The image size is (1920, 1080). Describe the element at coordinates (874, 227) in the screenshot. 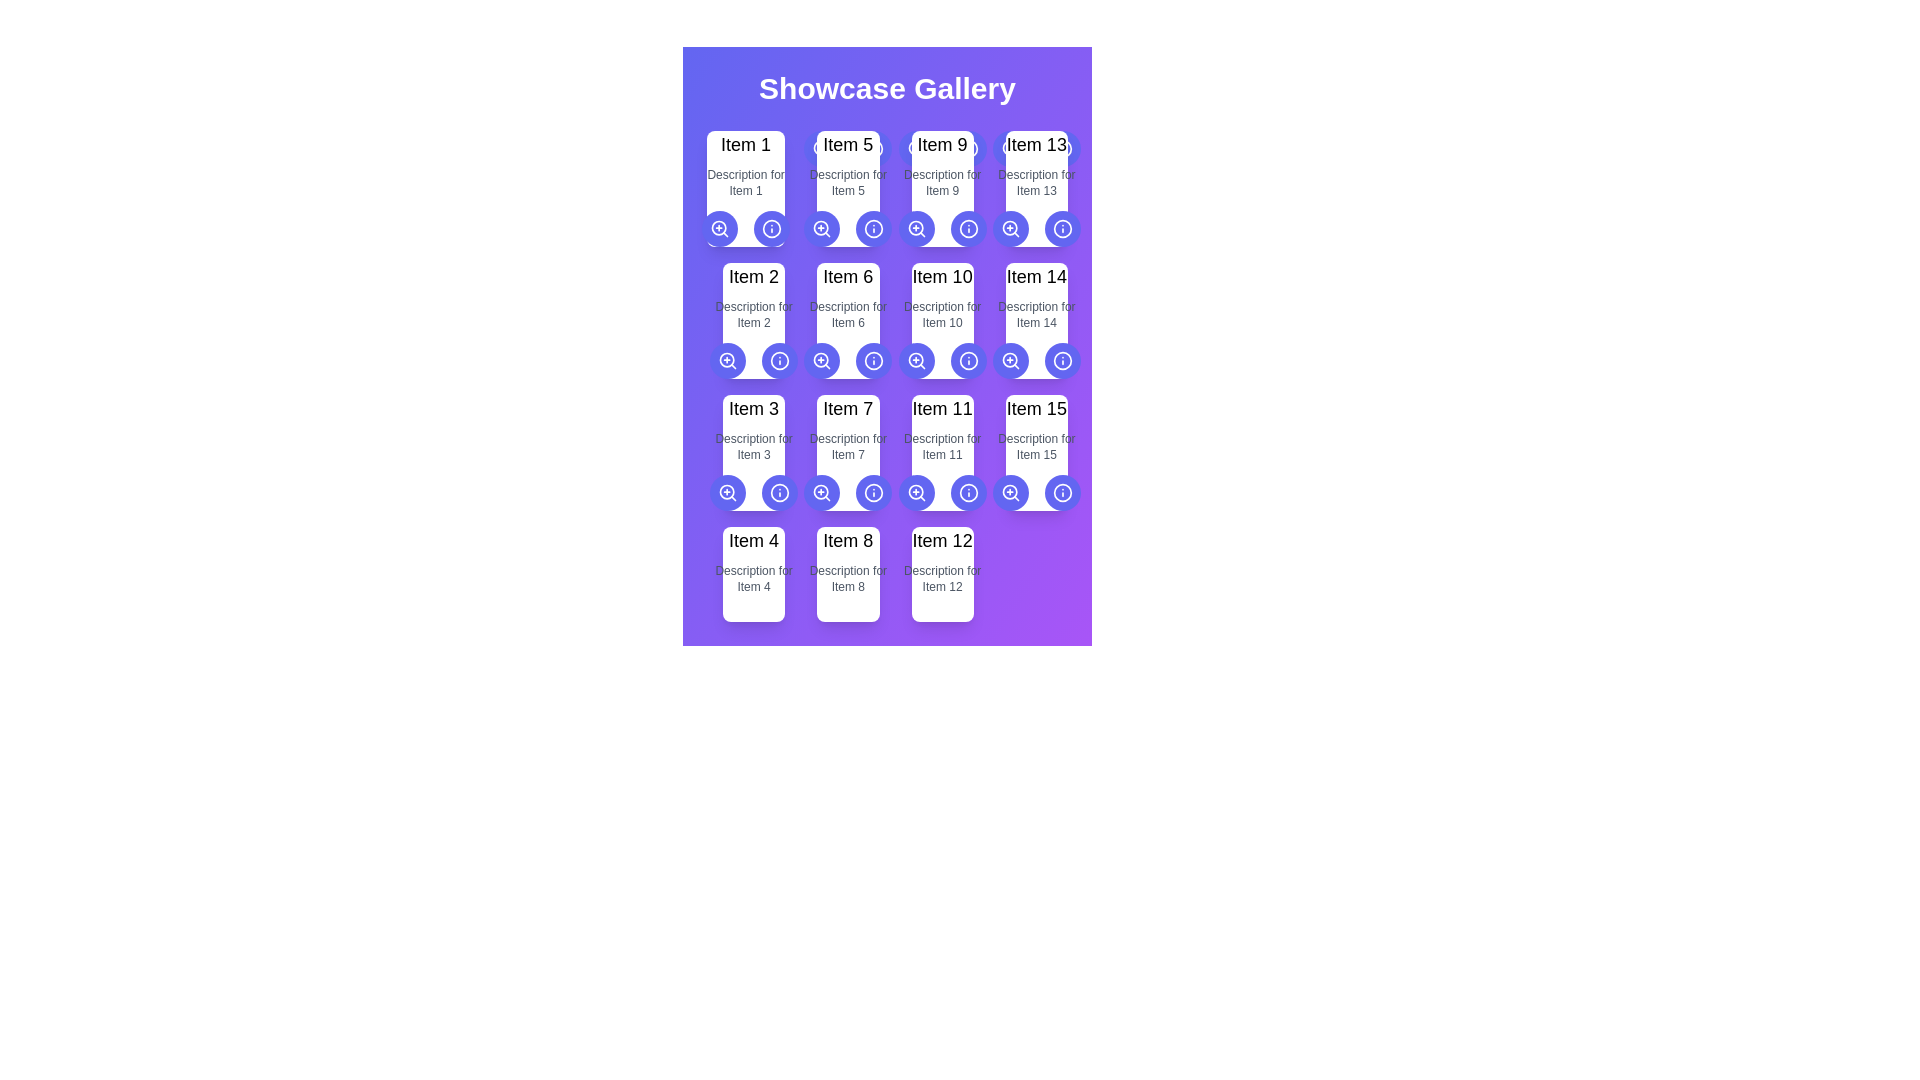

I see `the second button located to the right of the magnifying glass icon button in the card associated with 'Item 5'` at that location.